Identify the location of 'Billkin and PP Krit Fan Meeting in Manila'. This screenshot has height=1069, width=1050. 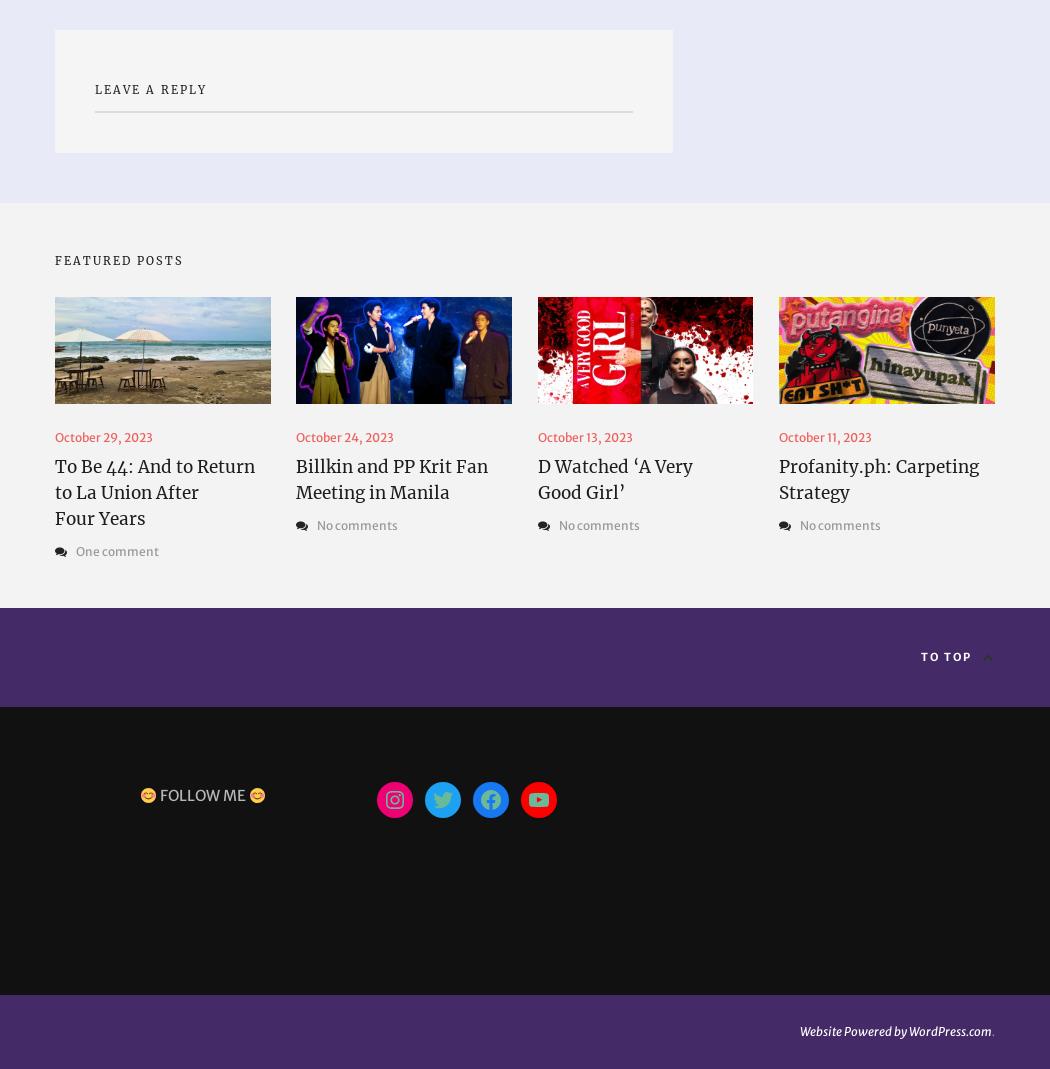
(391, 478).